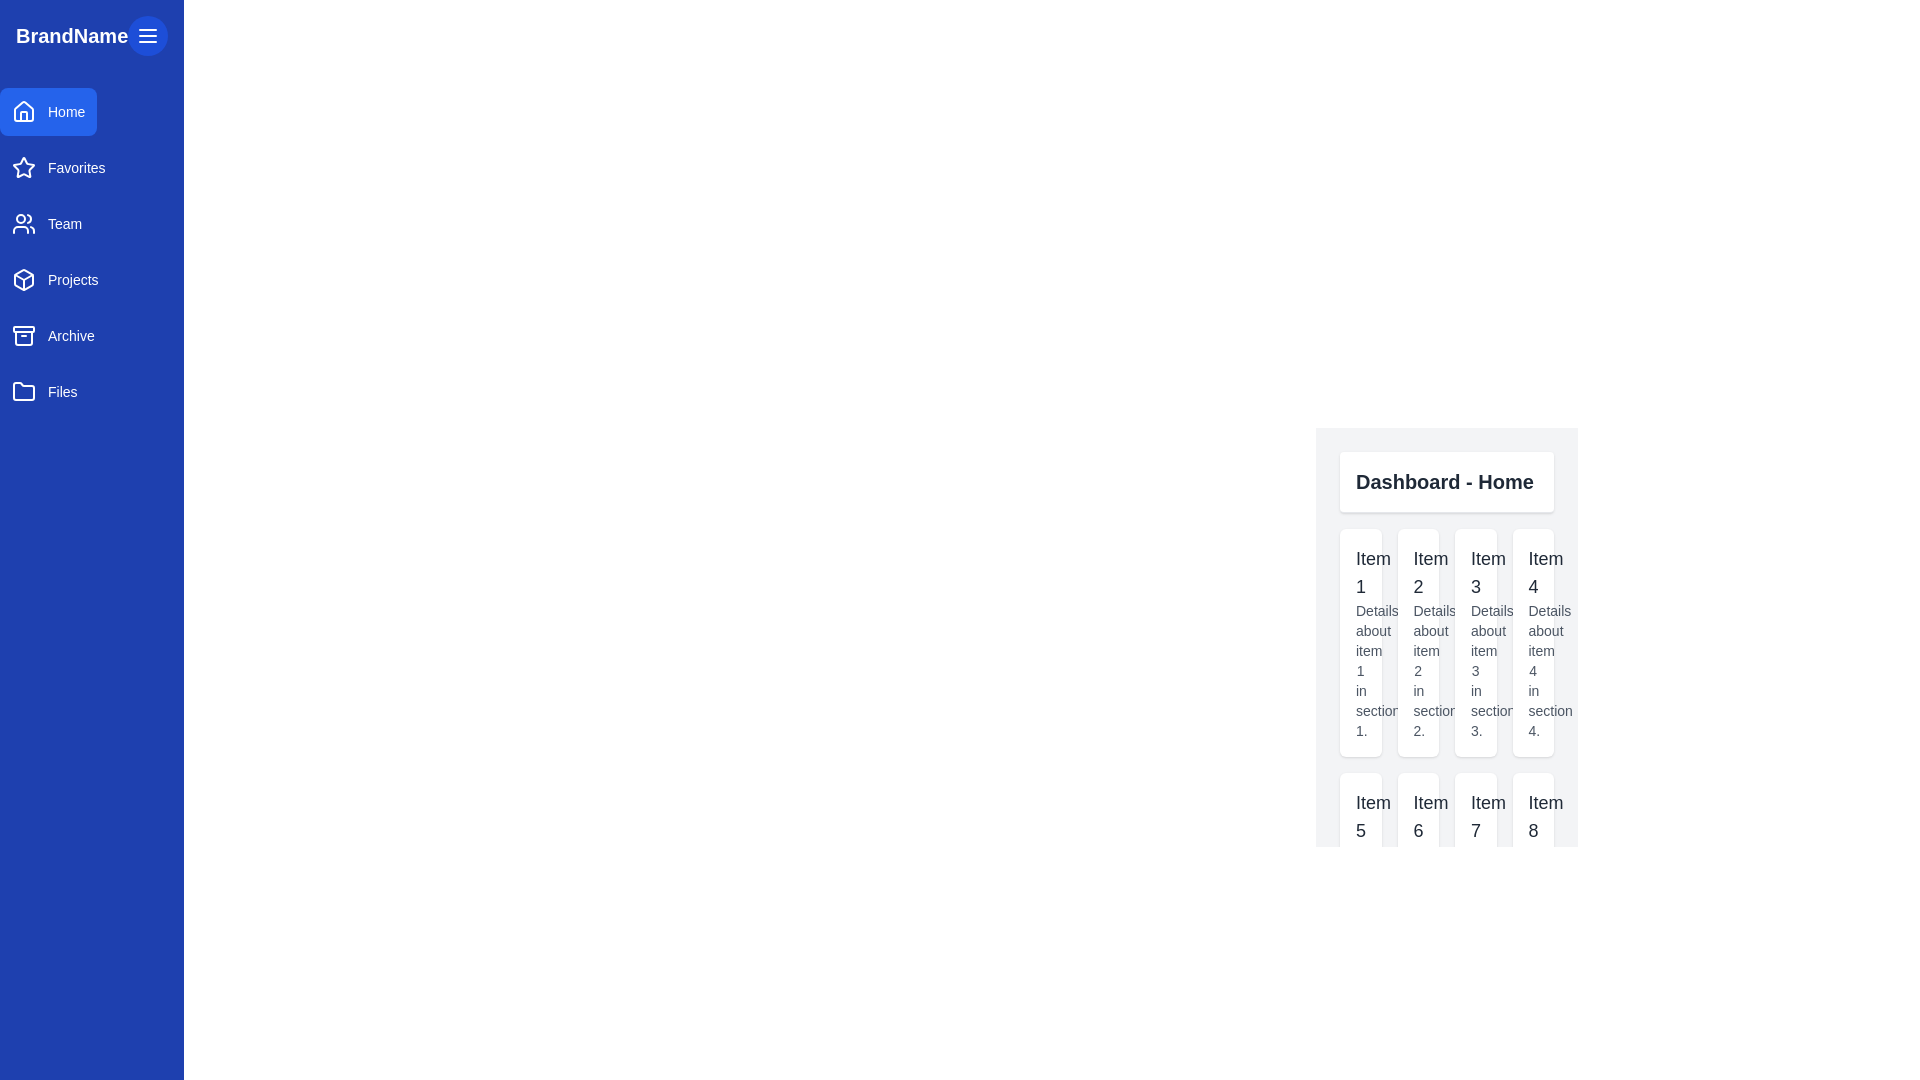 The height and width of the screenshot is (1080, 1920). I want to click on the 'Files' menu icon located in the left navigation panel, which is the last icon listed below the 'Archive' section, so click(24, 391).